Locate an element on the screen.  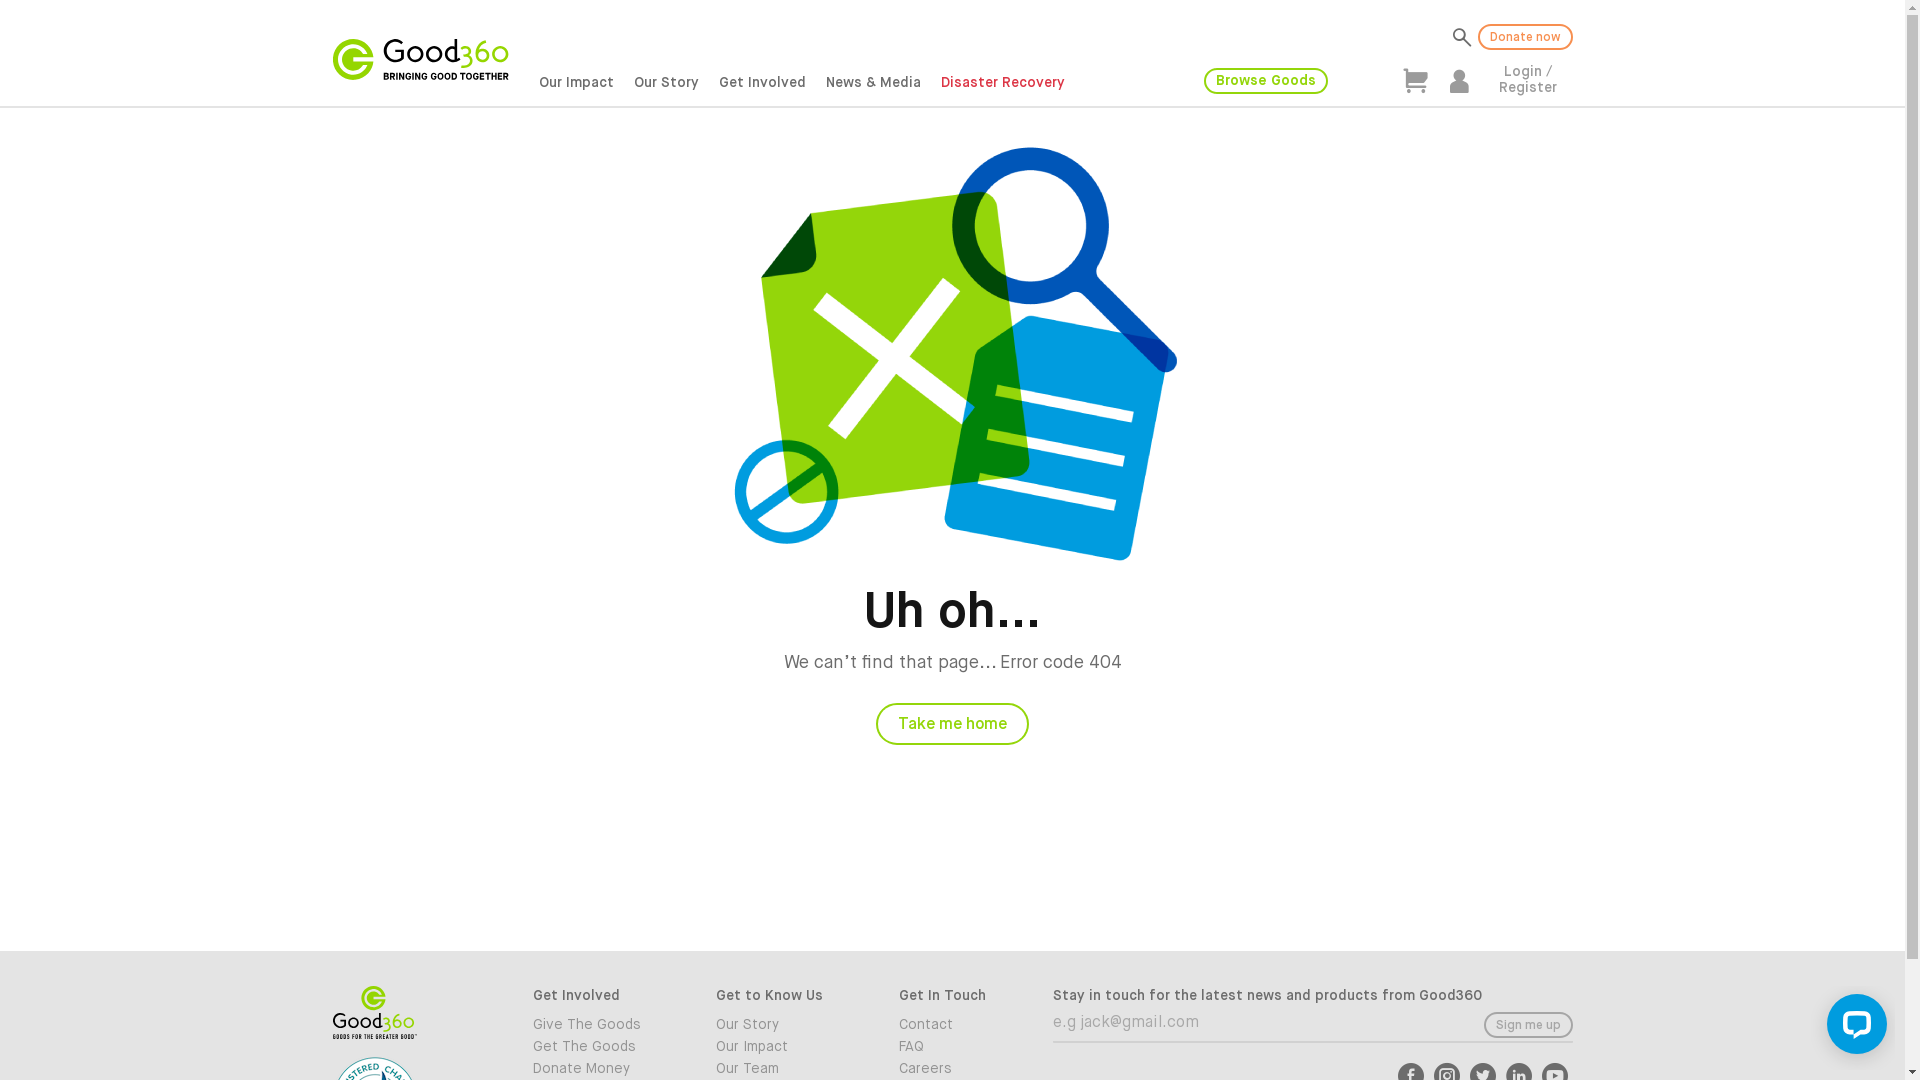
'Get The Goods' is located at coordinates (607, 1045).